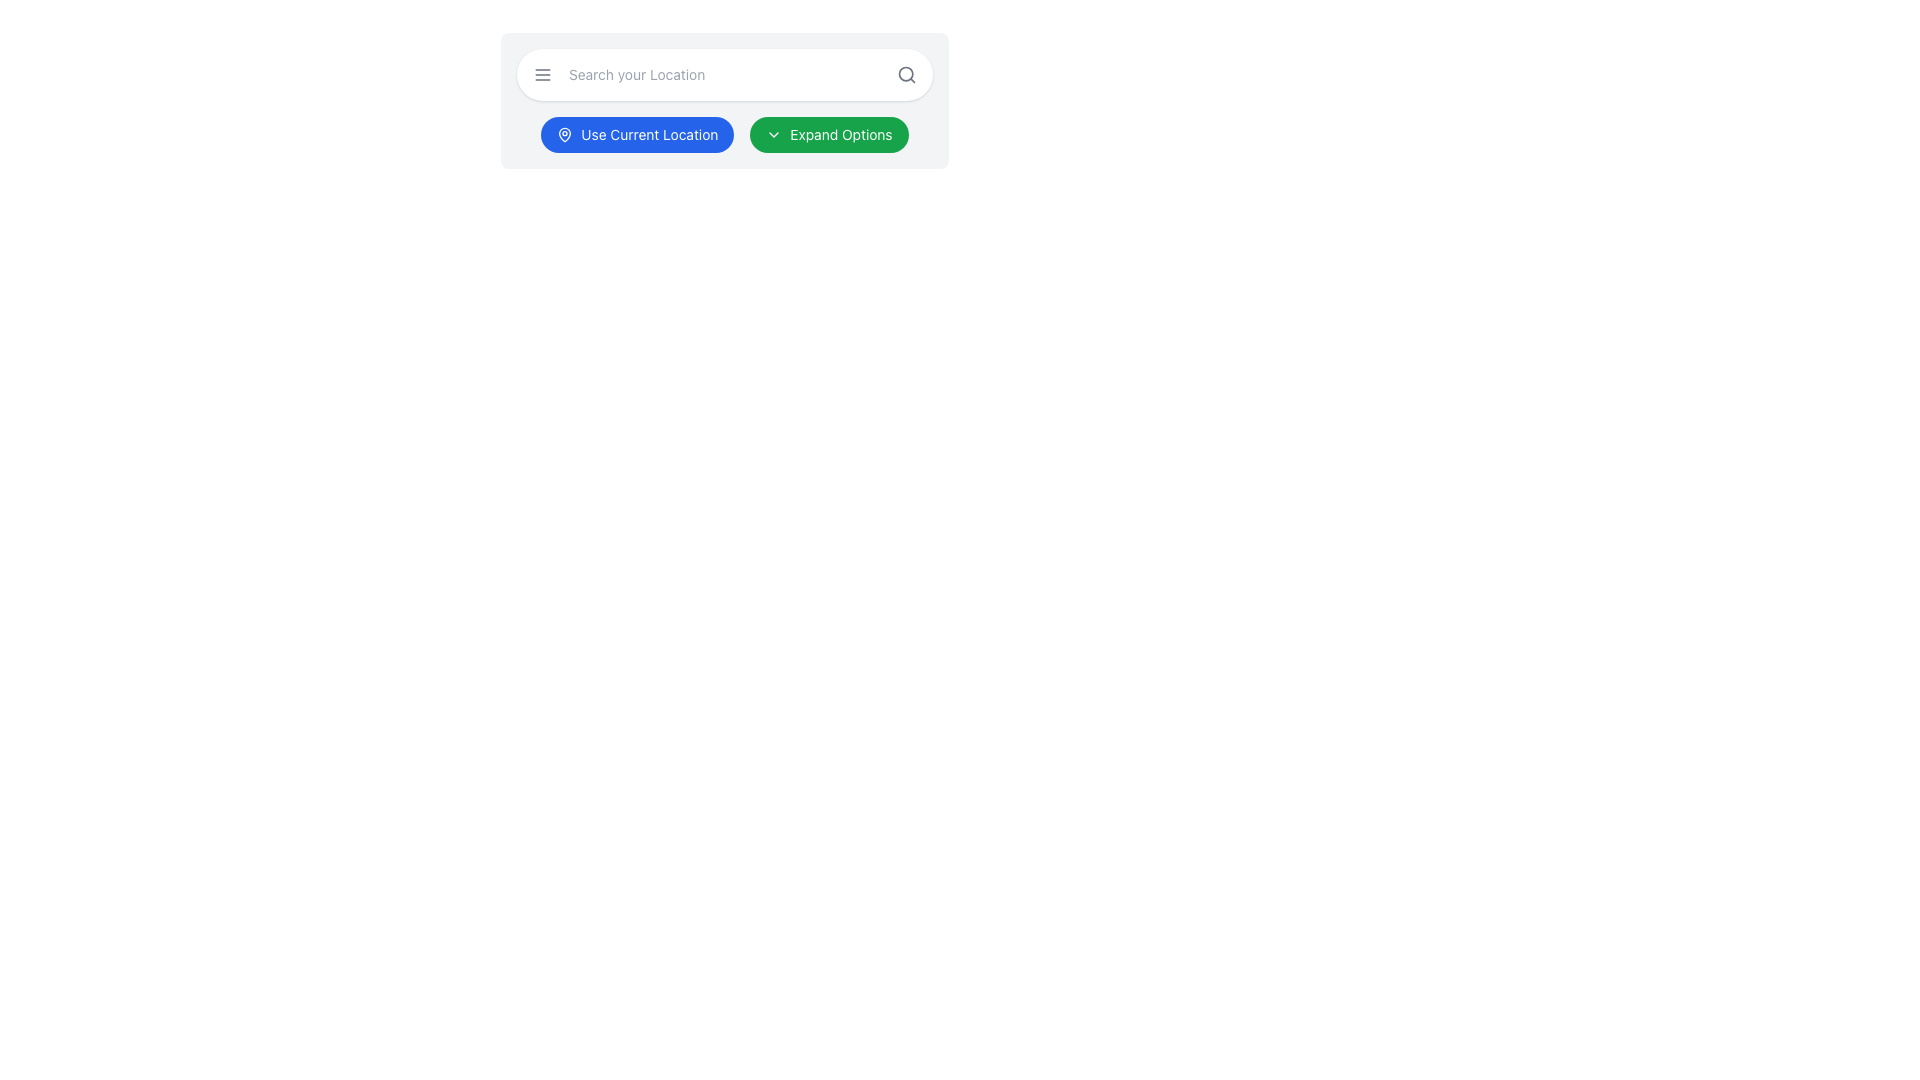 The width and height of the screenshot is (1920, 1080). I want to click on the geographical location button located in the top section of the interface, positioned to the left of the 'Expand Options' button, so click(636, 135).